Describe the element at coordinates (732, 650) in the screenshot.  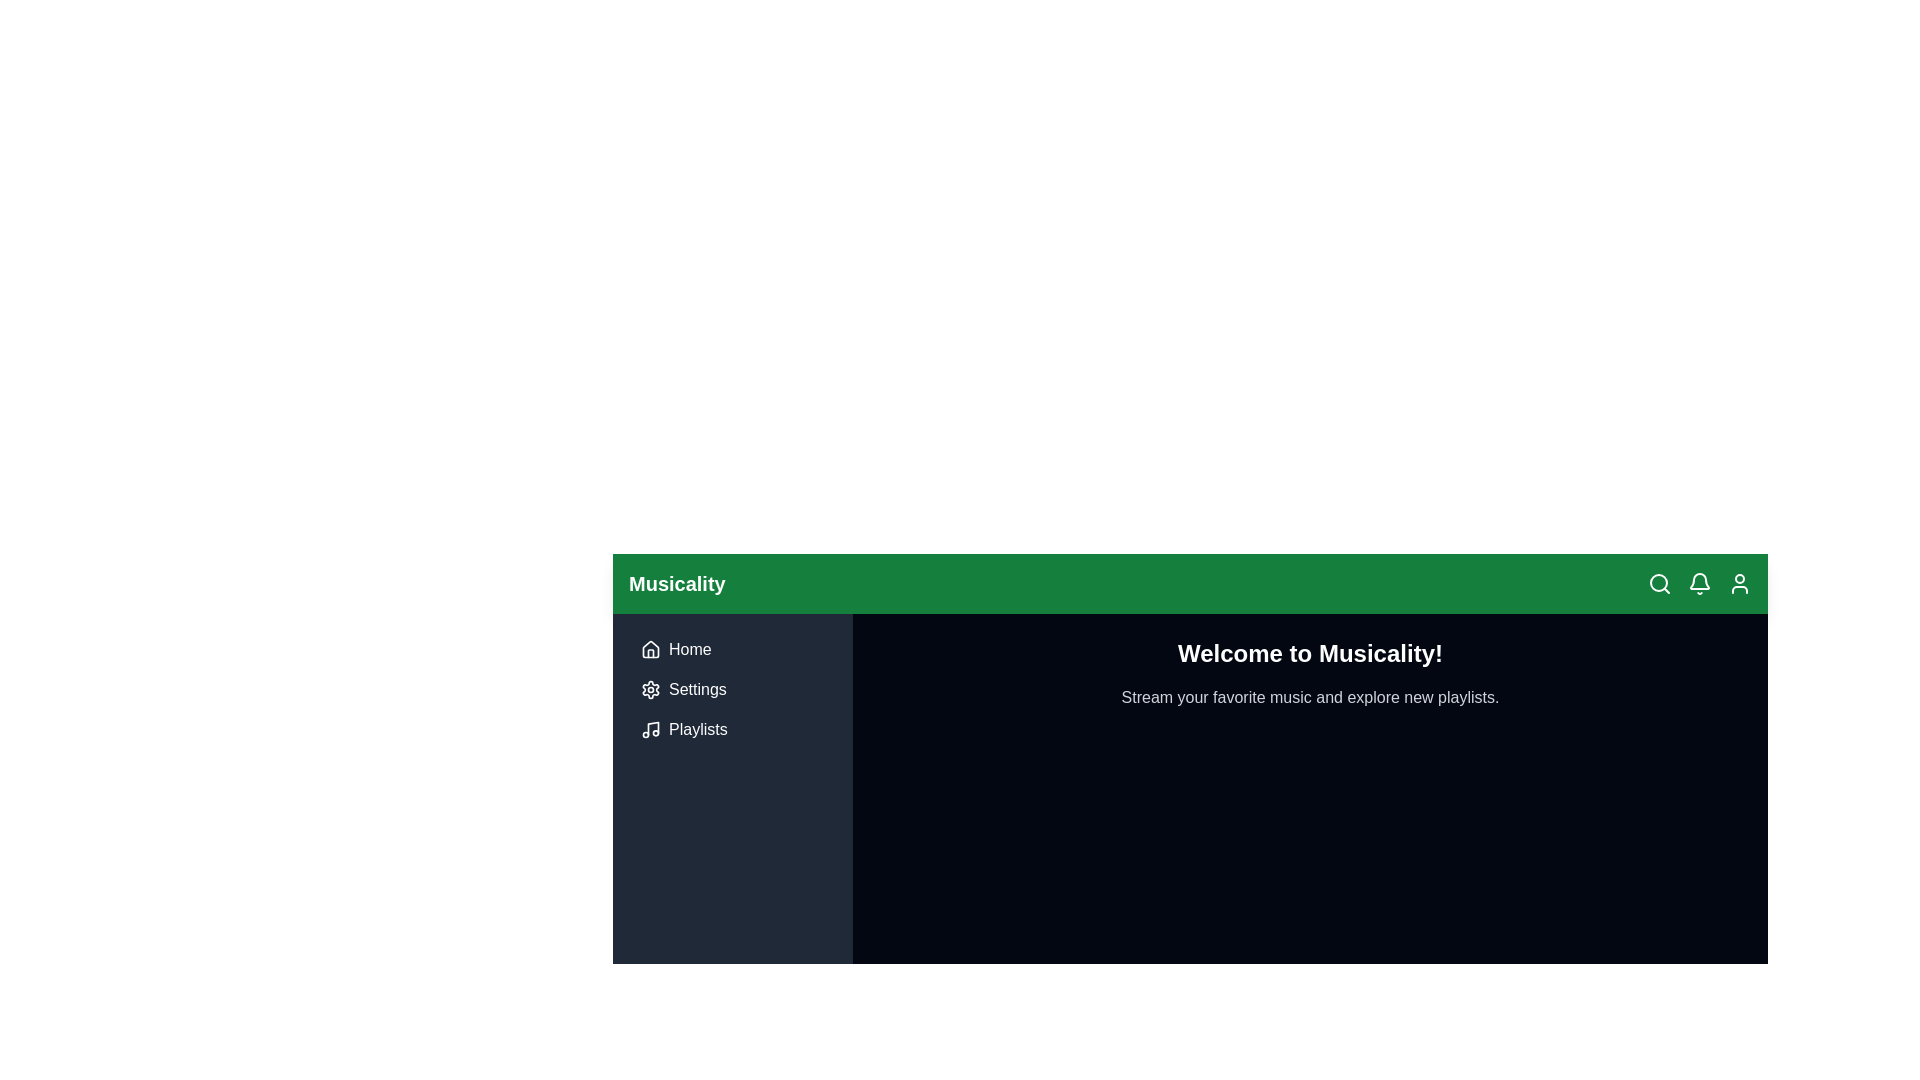
I see `the navigation button located at the top of the sidebar menu` at that location.